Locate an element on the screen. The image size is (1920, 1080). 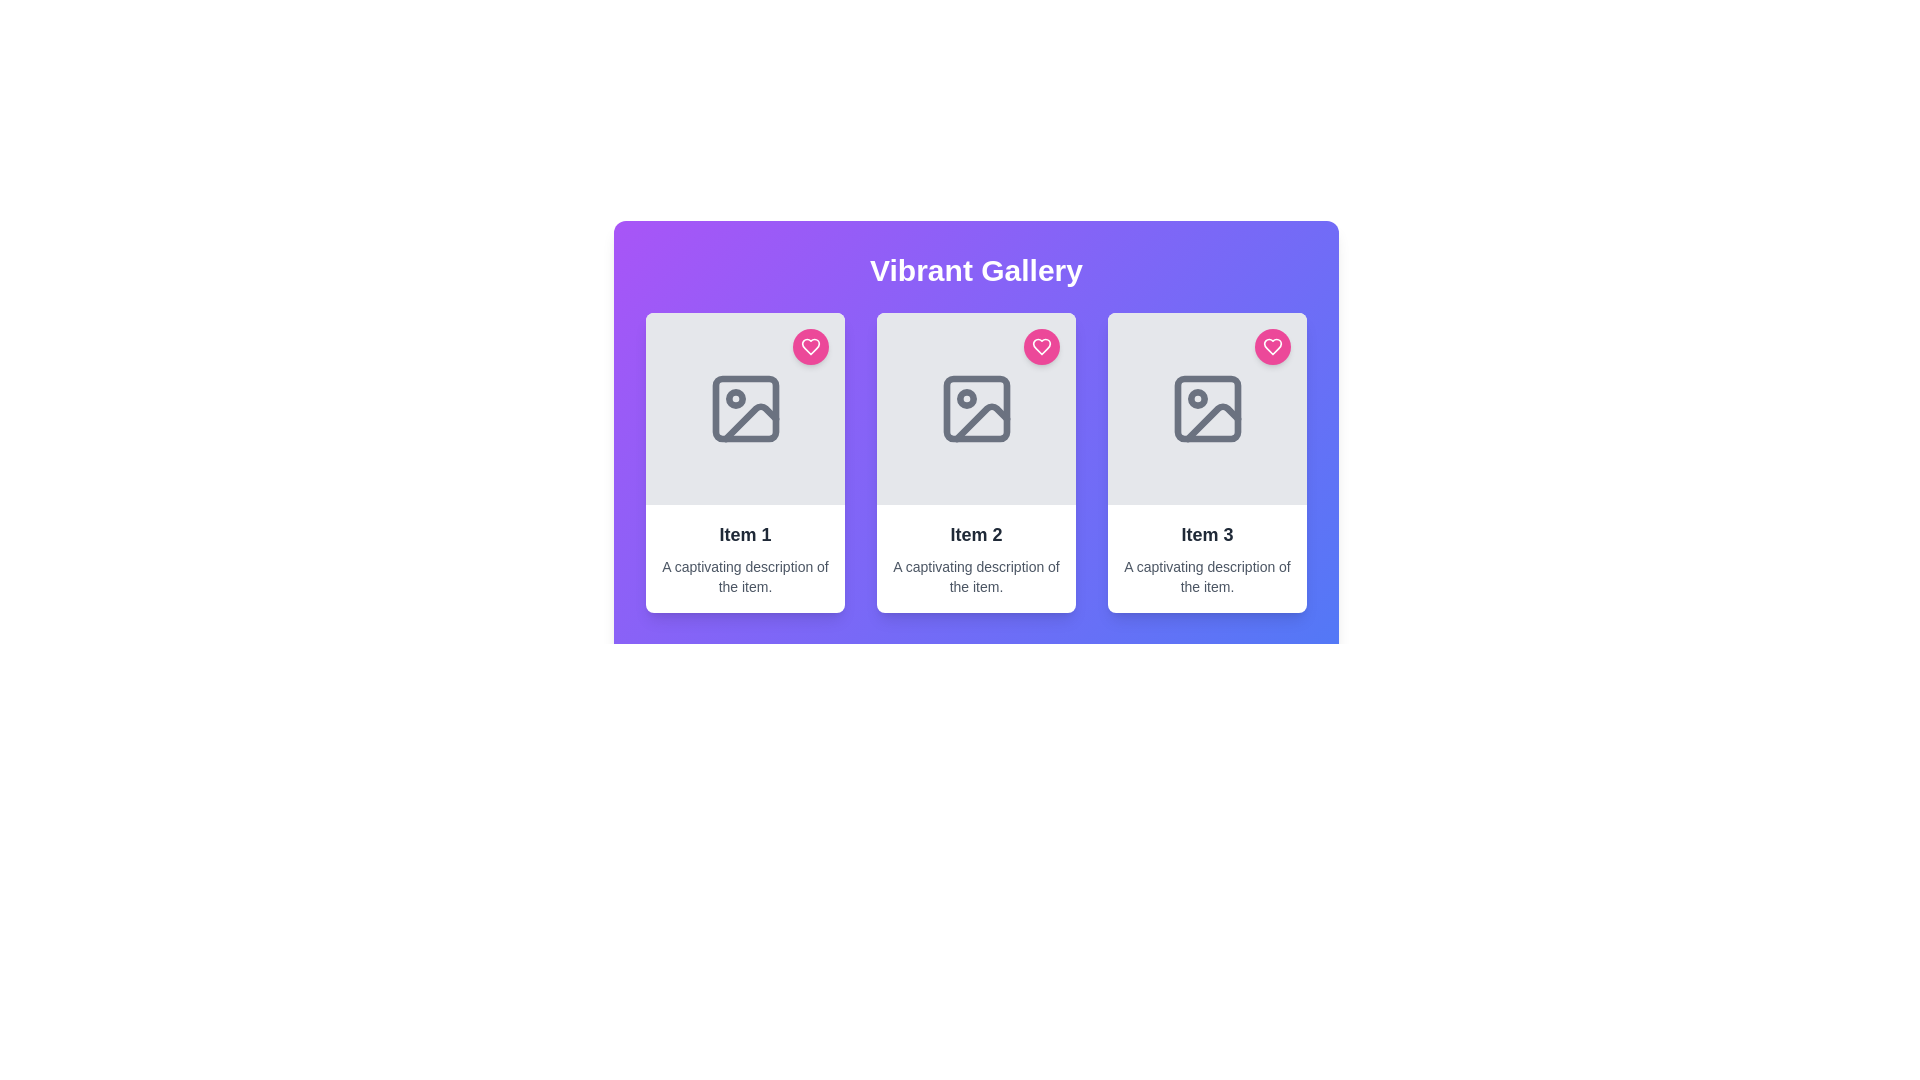
item details of the second card in the 'Vibrant Gallery' section, which contains the title 'Item 2' and the description 'A captivating description of the item.' is located at coordinates (976, 462).